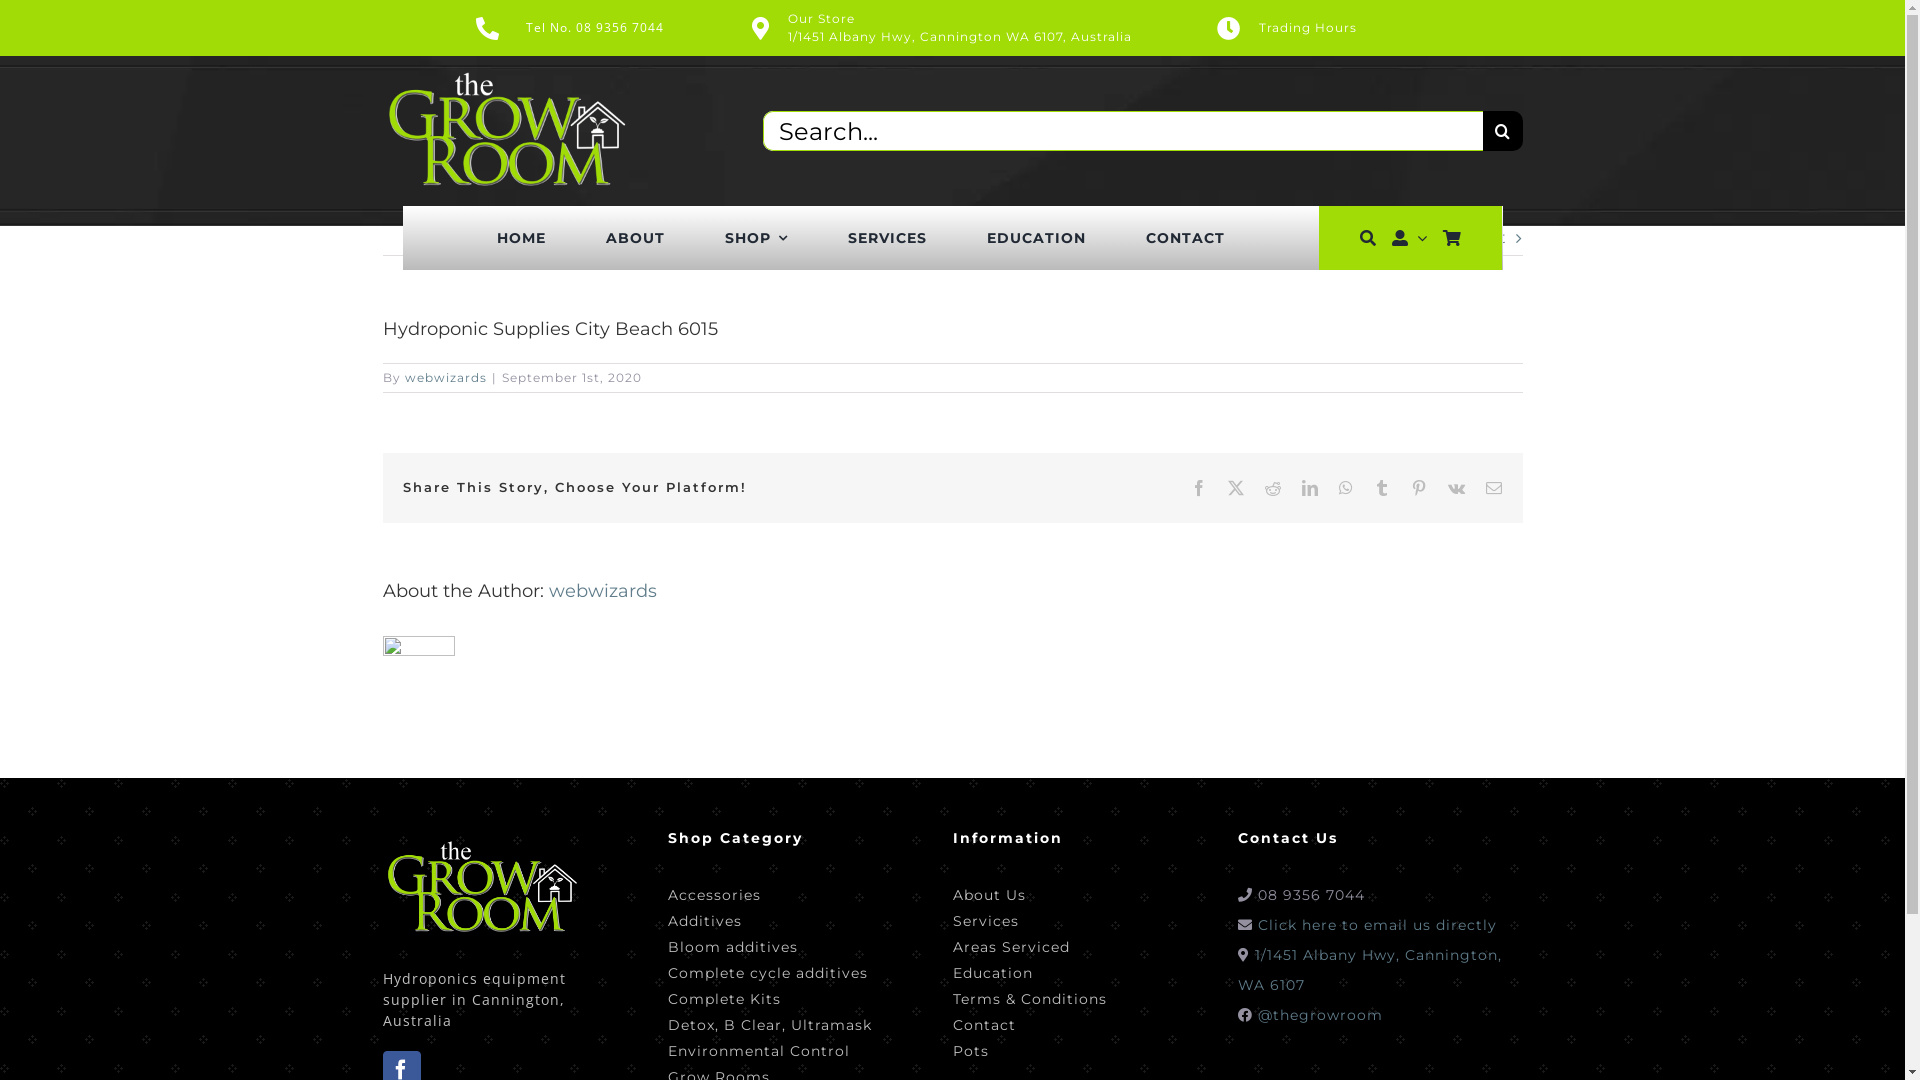 This screenshot has height=1080, width=1920. I want to click on 'Contact', so click(1028, 1022).